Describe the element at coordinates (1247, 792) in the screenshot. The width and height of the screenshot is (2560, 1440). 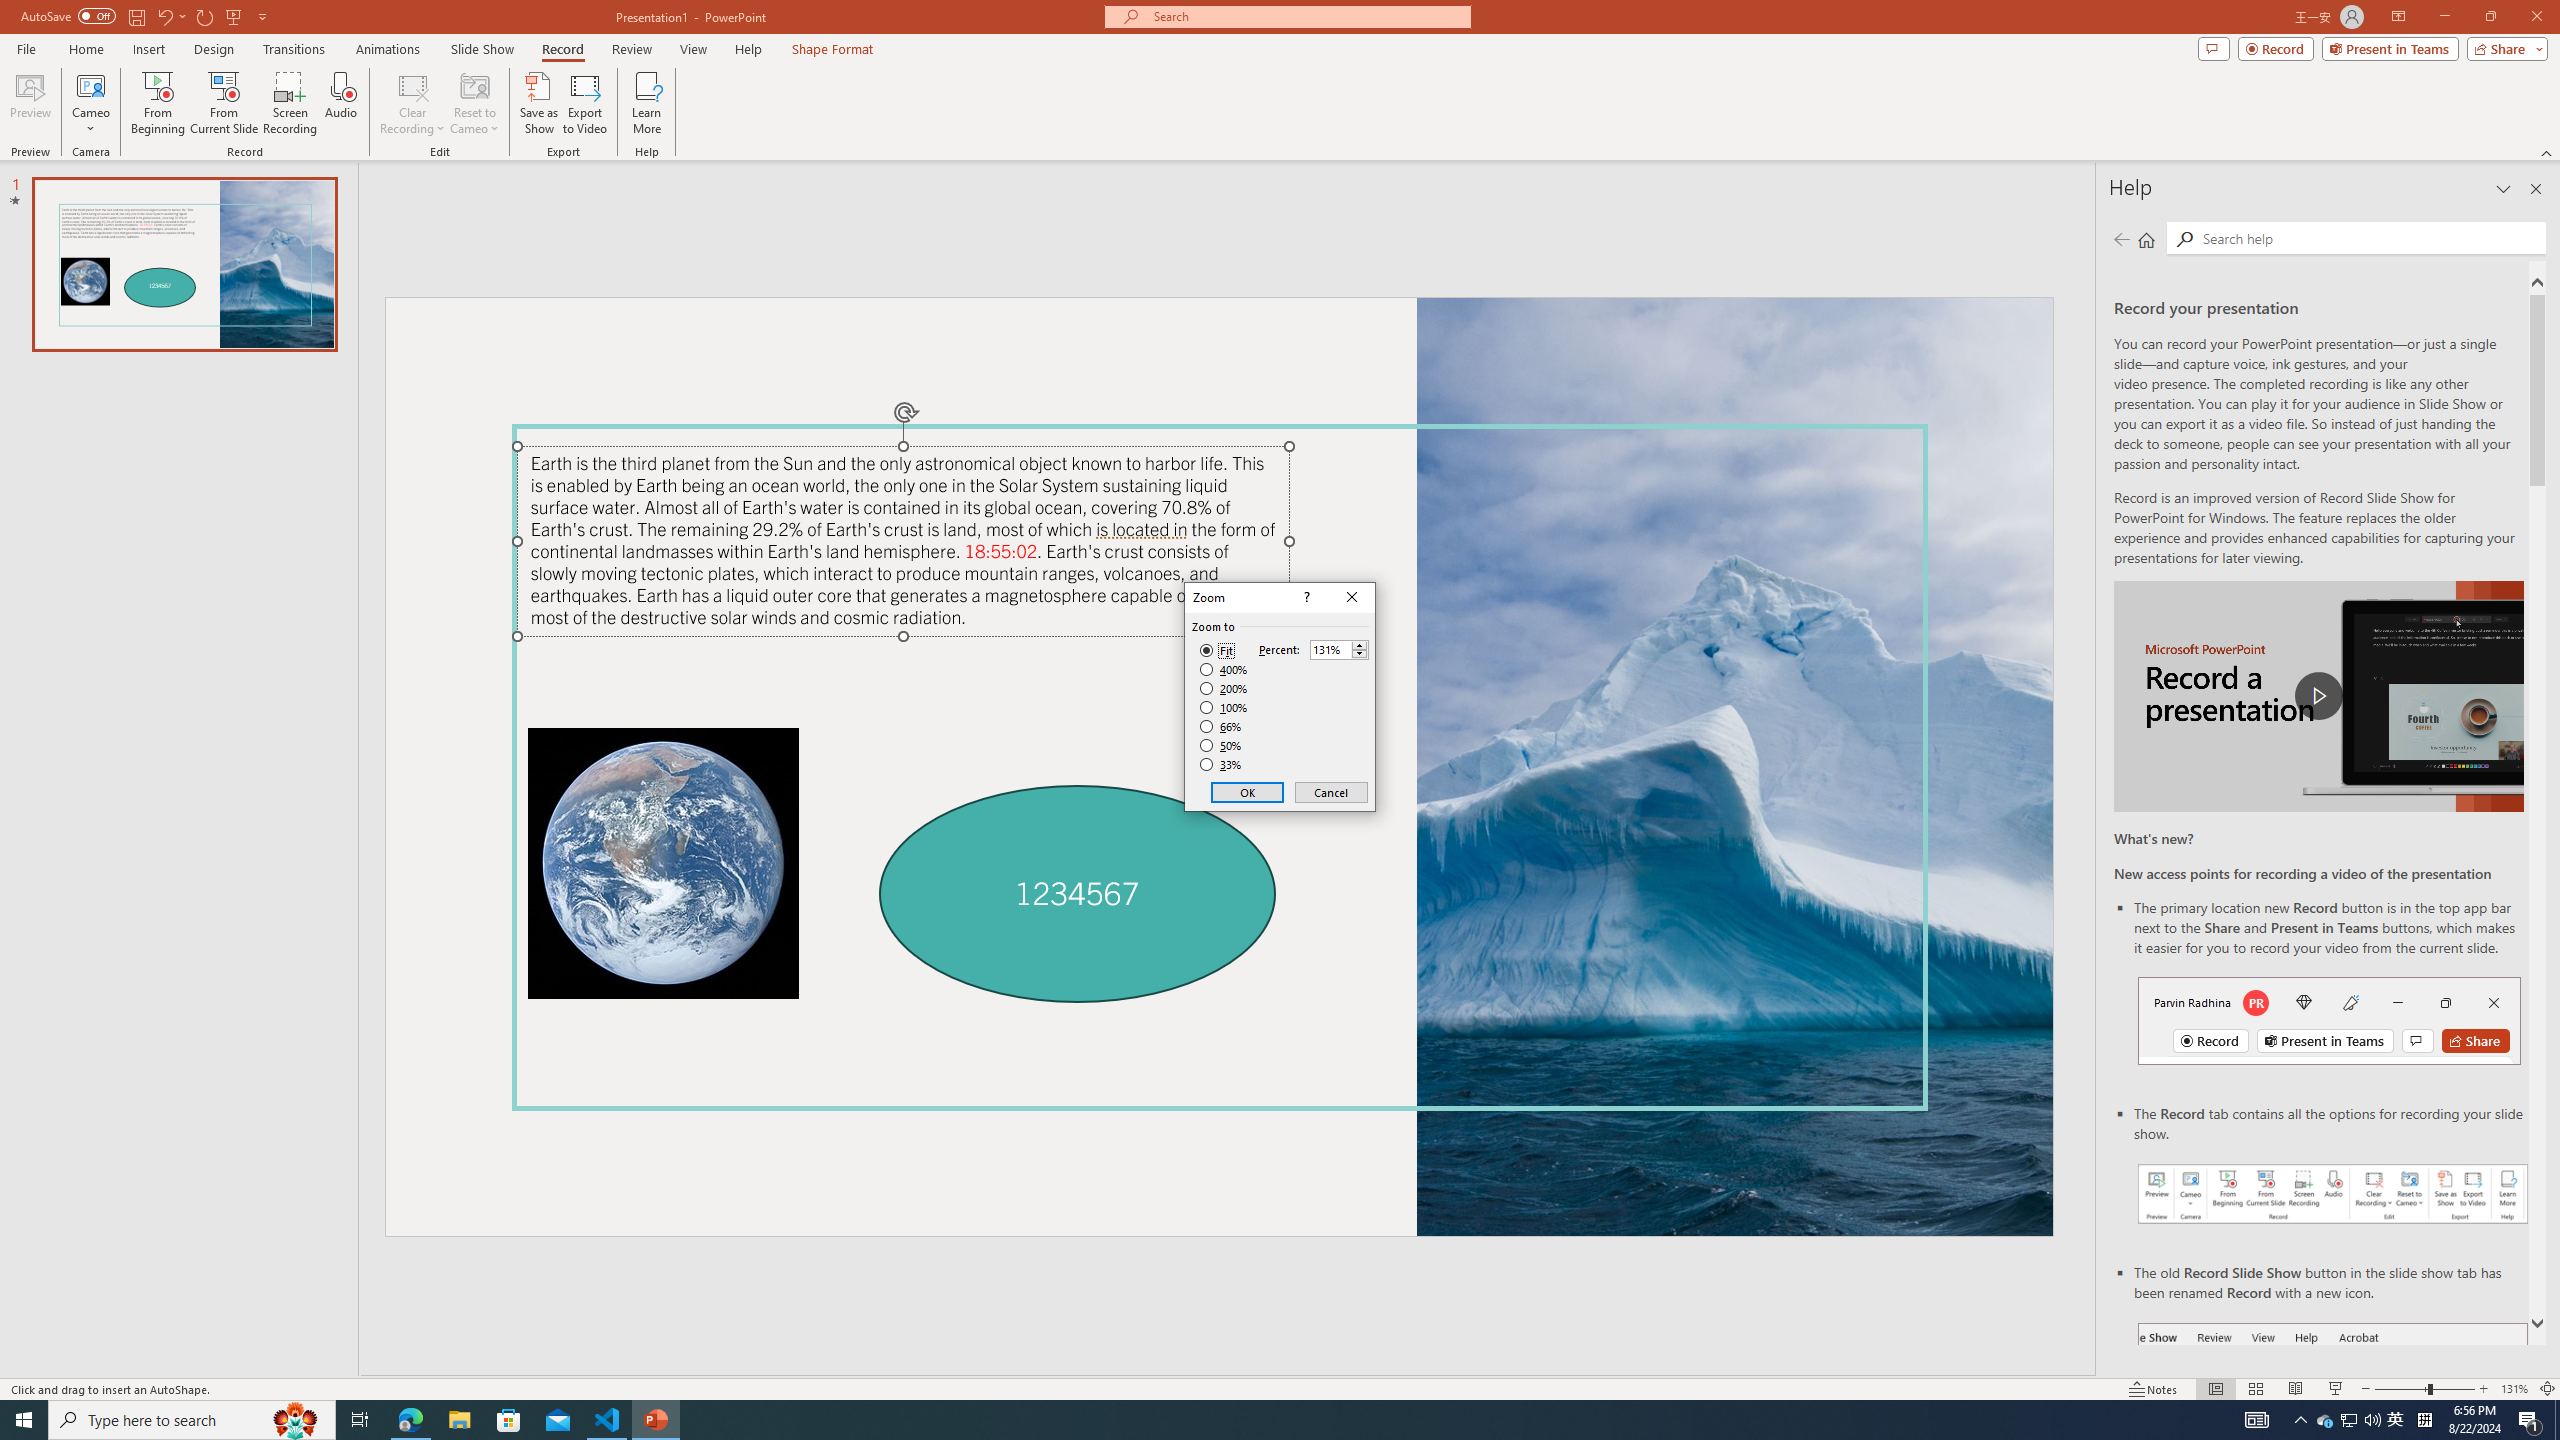
I see `'OK'` at that location.